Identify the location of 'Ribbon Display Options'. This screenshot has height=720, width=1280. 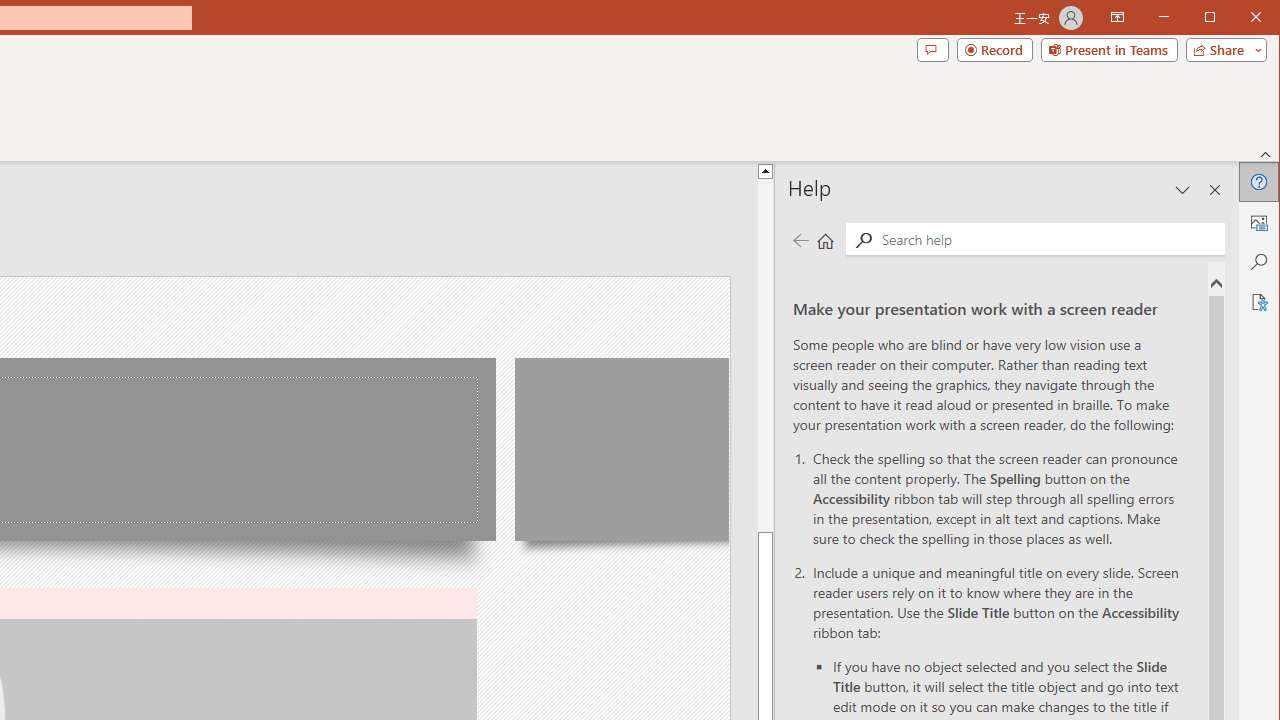
(1116, 18).